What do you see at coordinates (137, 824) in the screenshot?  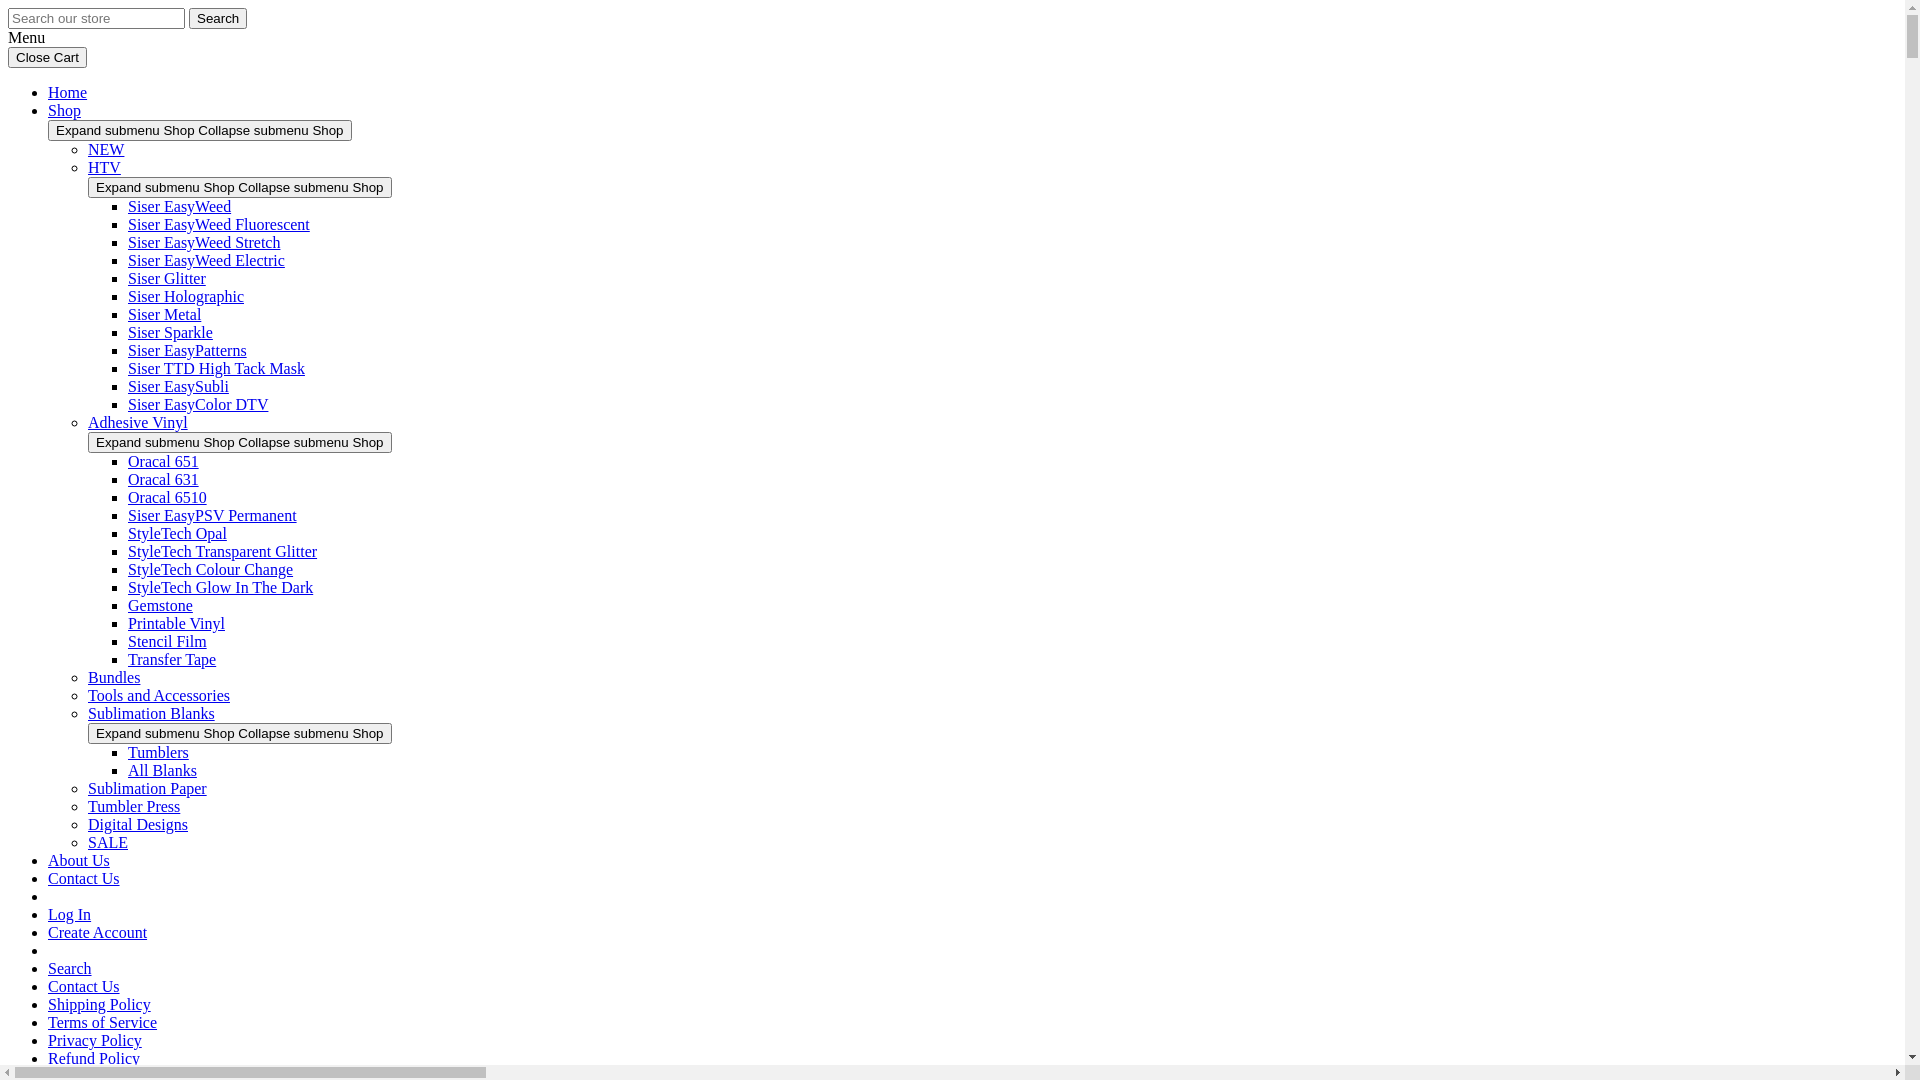 I see `'Digital Designs'` at bounding box center [137, 824].